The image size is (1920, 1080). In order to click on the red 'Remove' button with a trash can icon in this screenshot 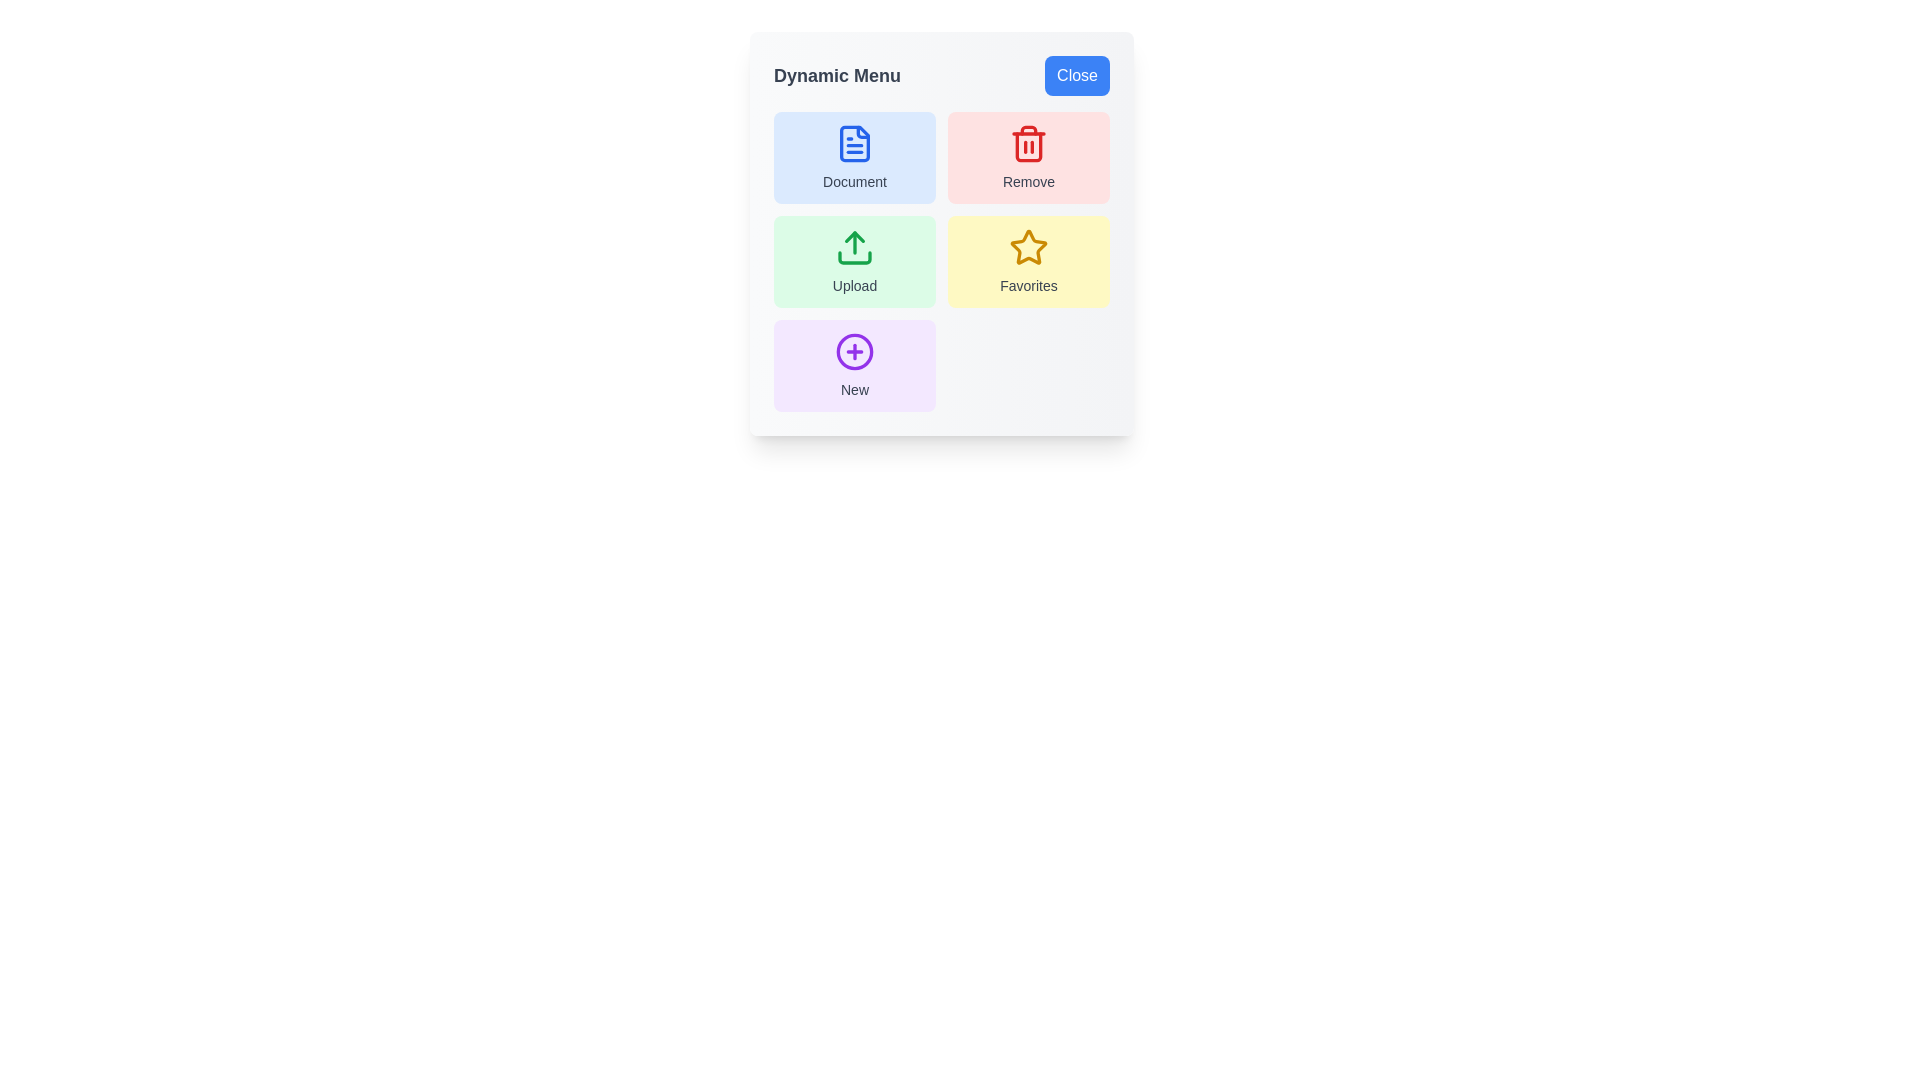, I will do `click(1028, 157)`.